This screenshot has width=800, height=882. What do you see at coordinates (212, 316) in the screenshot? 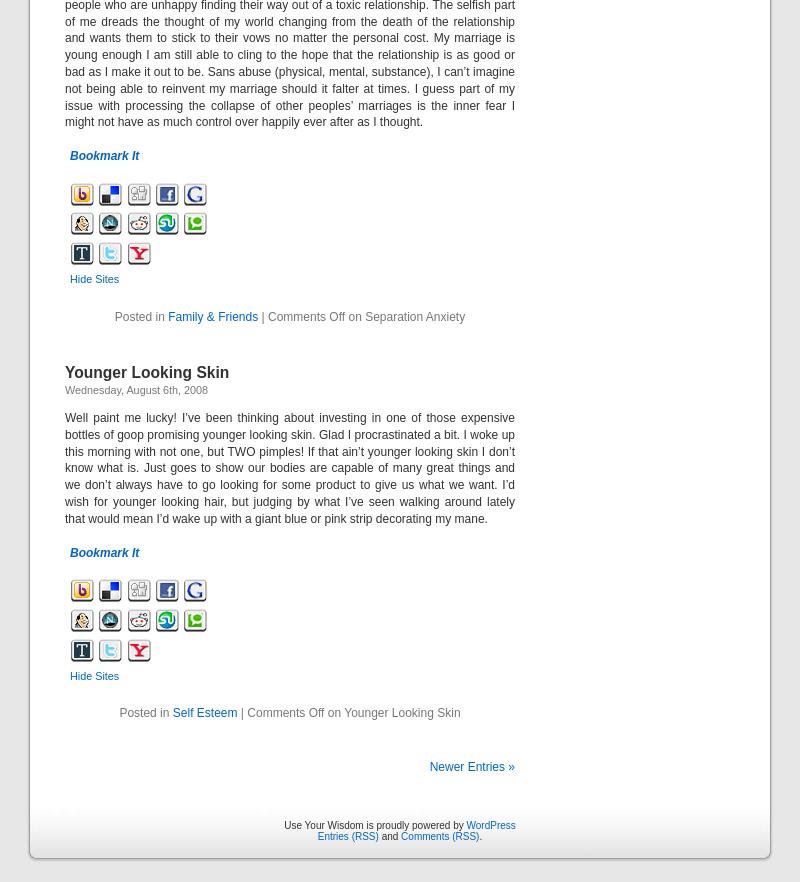
I see `'Family & Friends'` at bounding box center [212, 316].